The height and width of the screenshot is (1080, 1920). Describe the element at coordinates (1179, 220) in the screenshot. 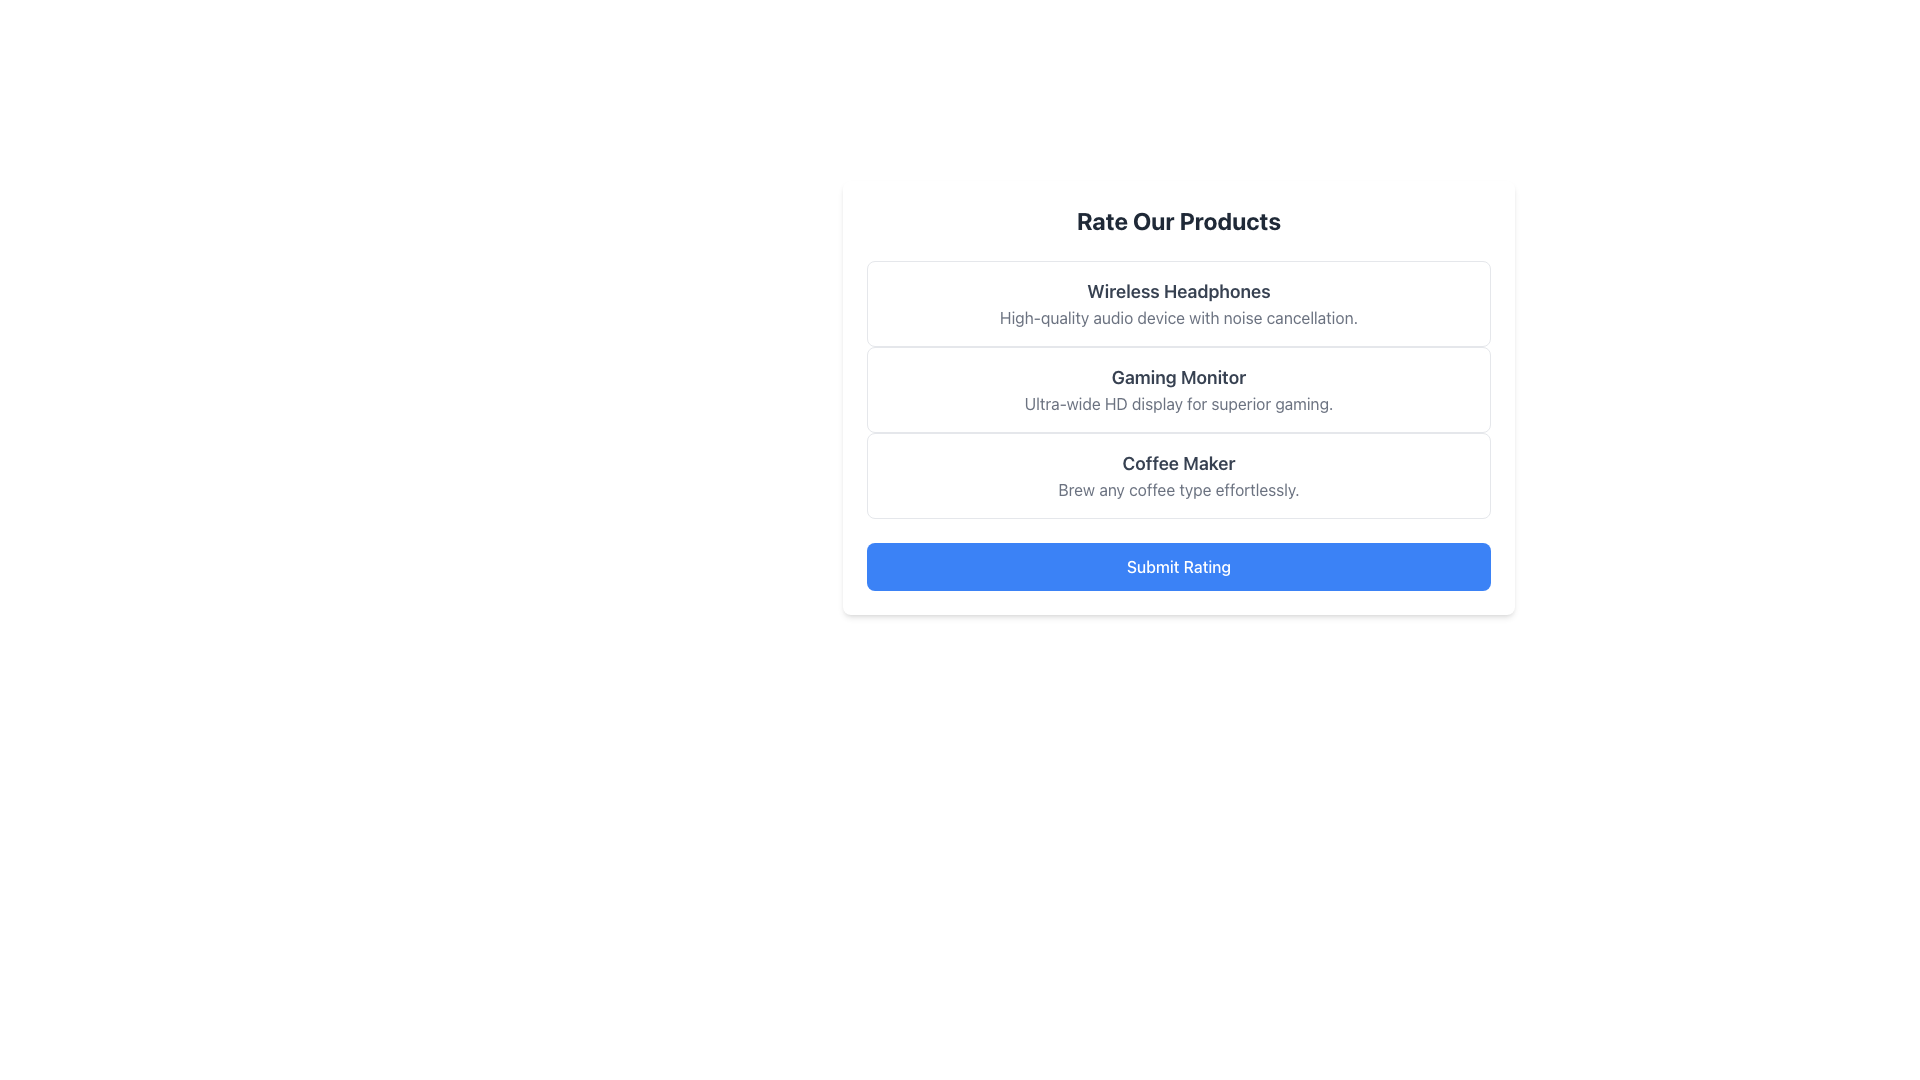

I see `the static text element that serves as a title or header for the product rating section` at that location.